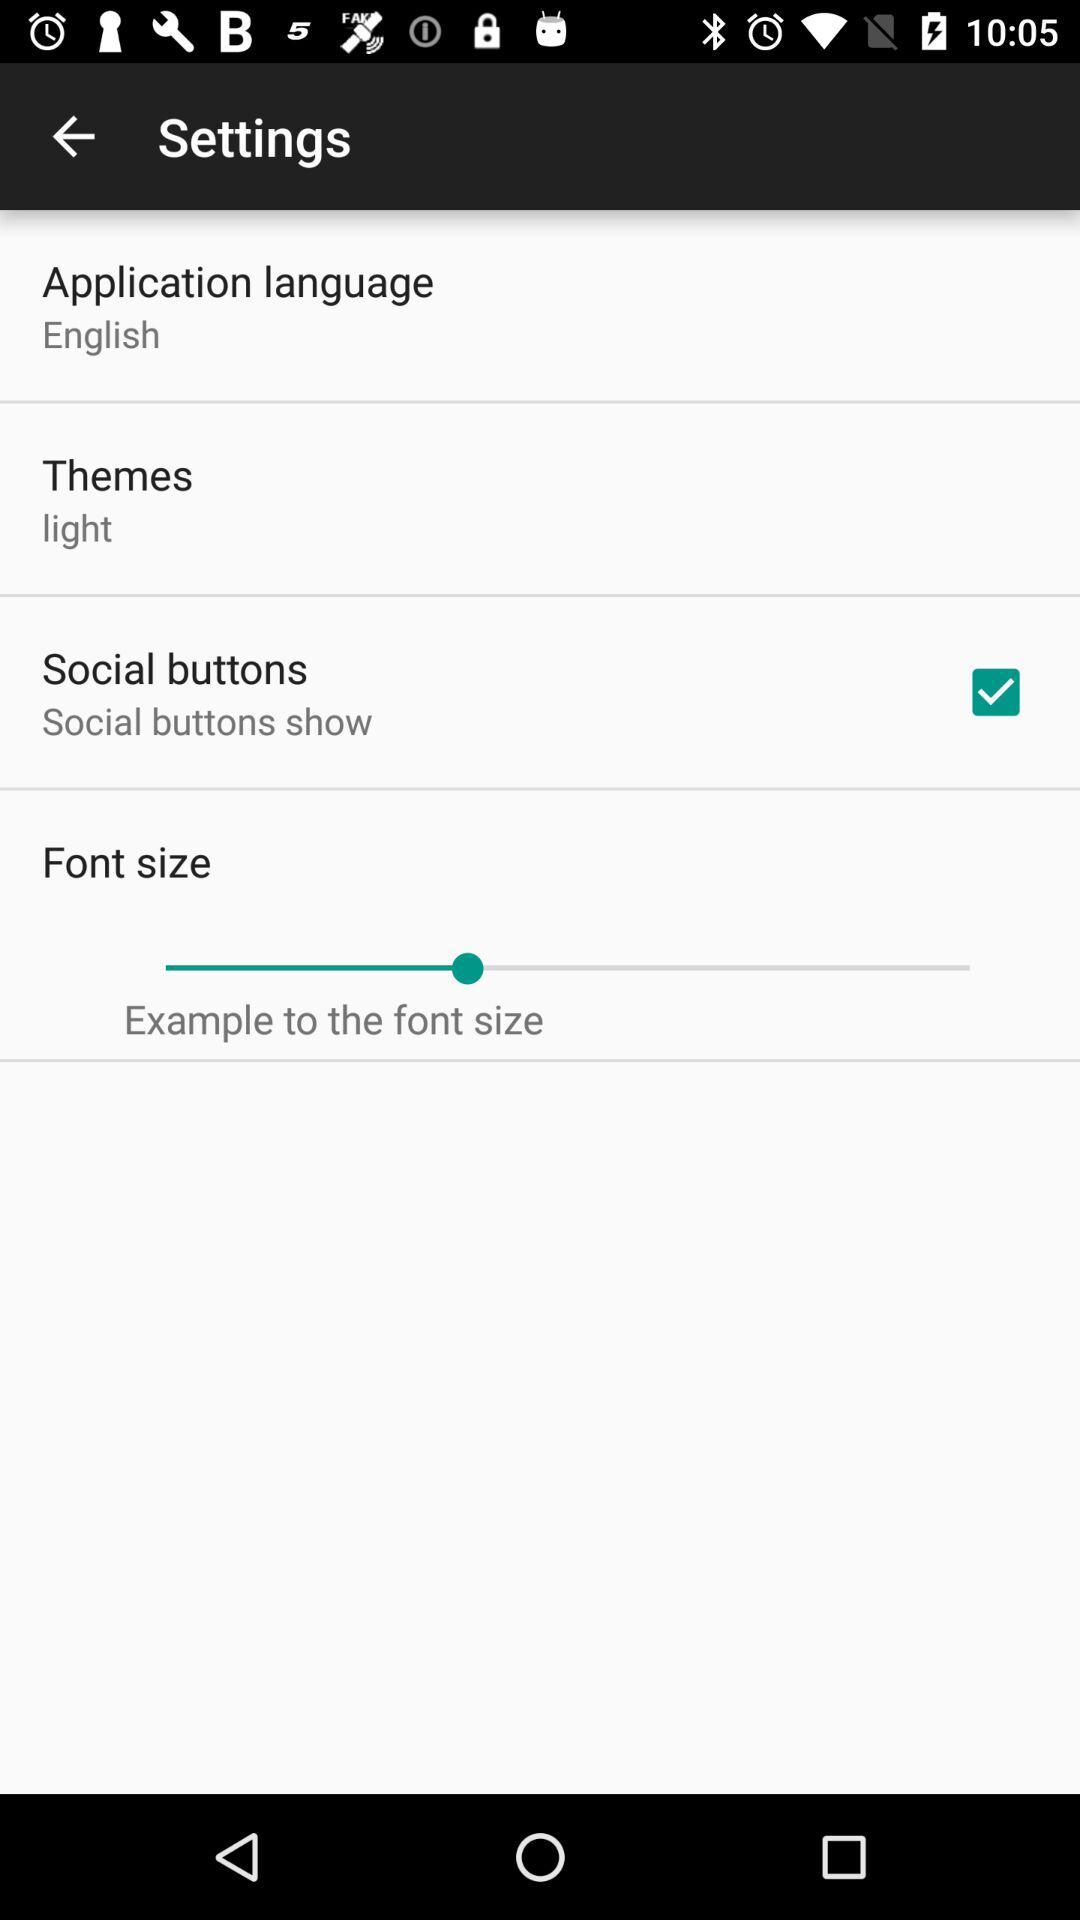 This screenshot has width=1080, height=1920. What do you see at coordinates (117, 473) in the screenshot?
I see `the item above the light icon` at bounding box center [117, 473].